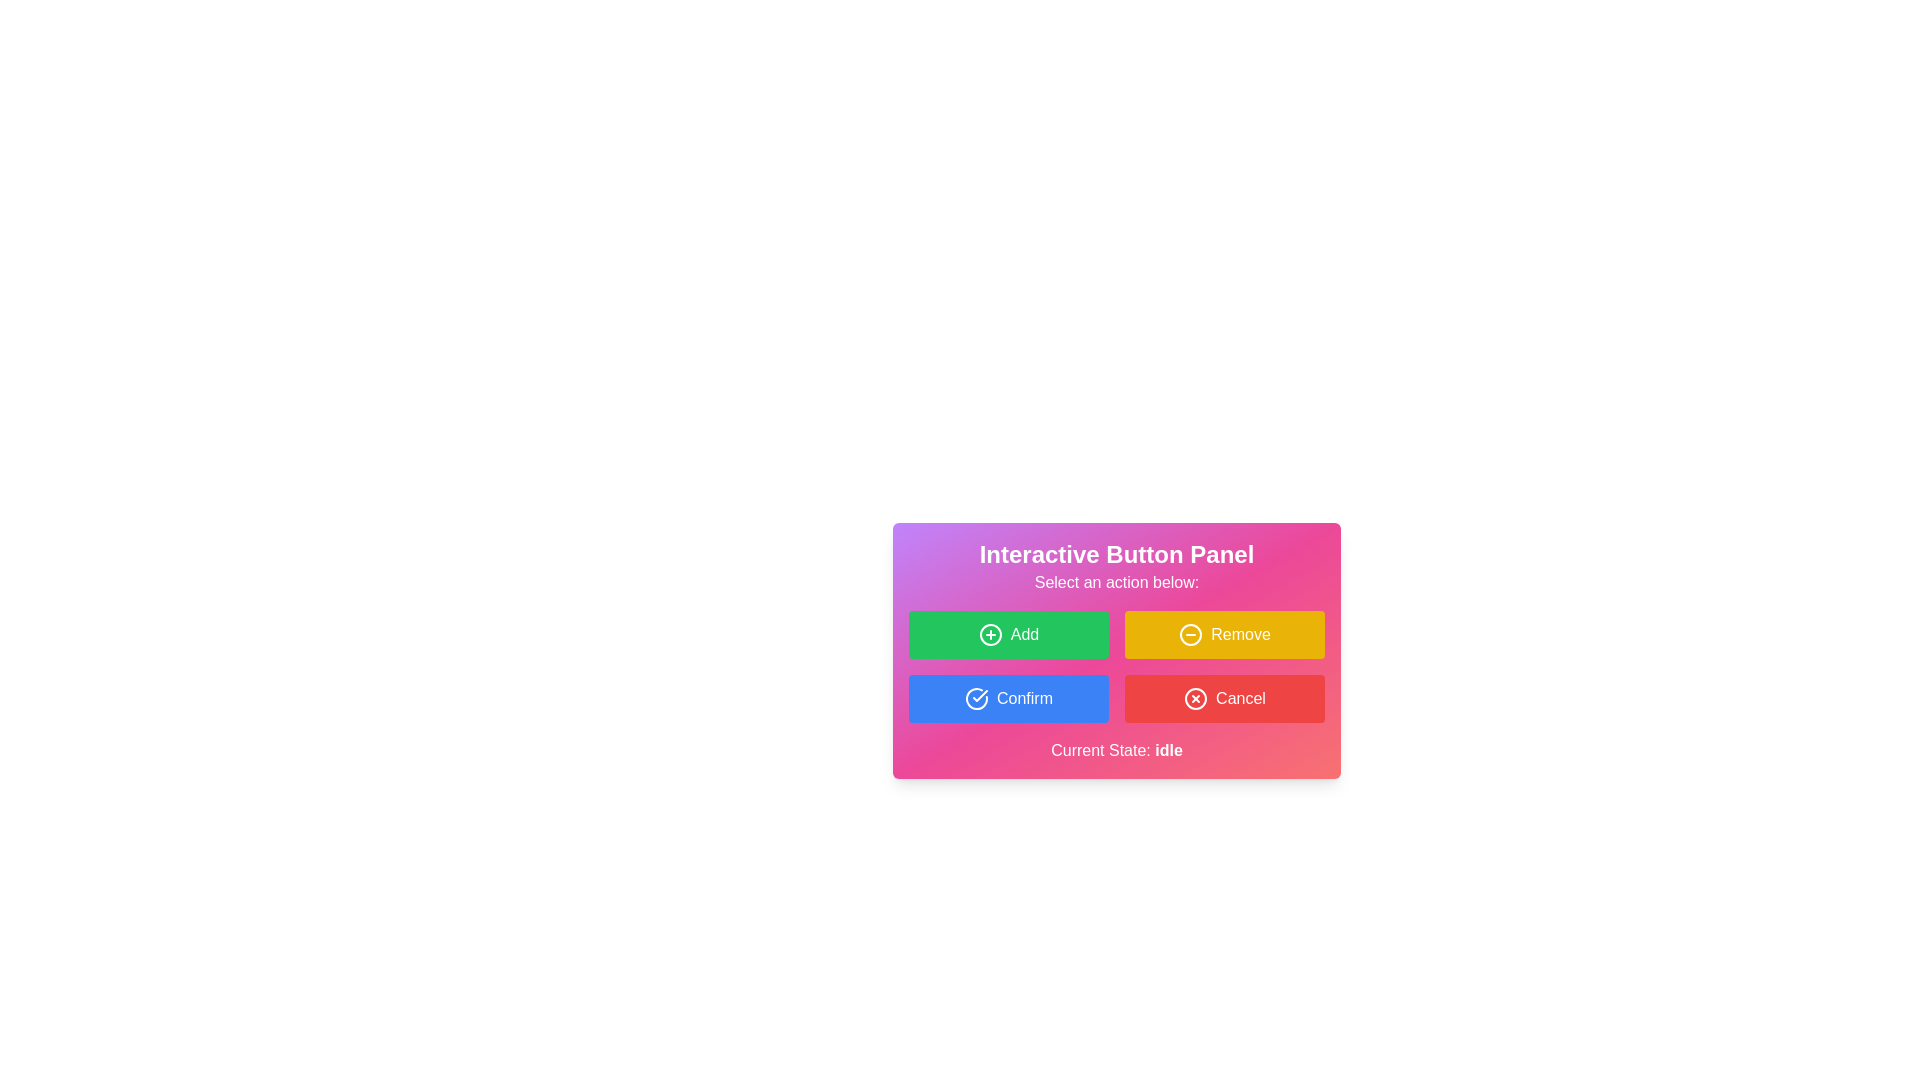 This screenshot has width=1920, height=1080. Describe the element at coordinates (1196, 697) in the screenshot. I see `the circular vector graphic element that is part of the cancel button icon located at the top right of the button panel layout` at that location.